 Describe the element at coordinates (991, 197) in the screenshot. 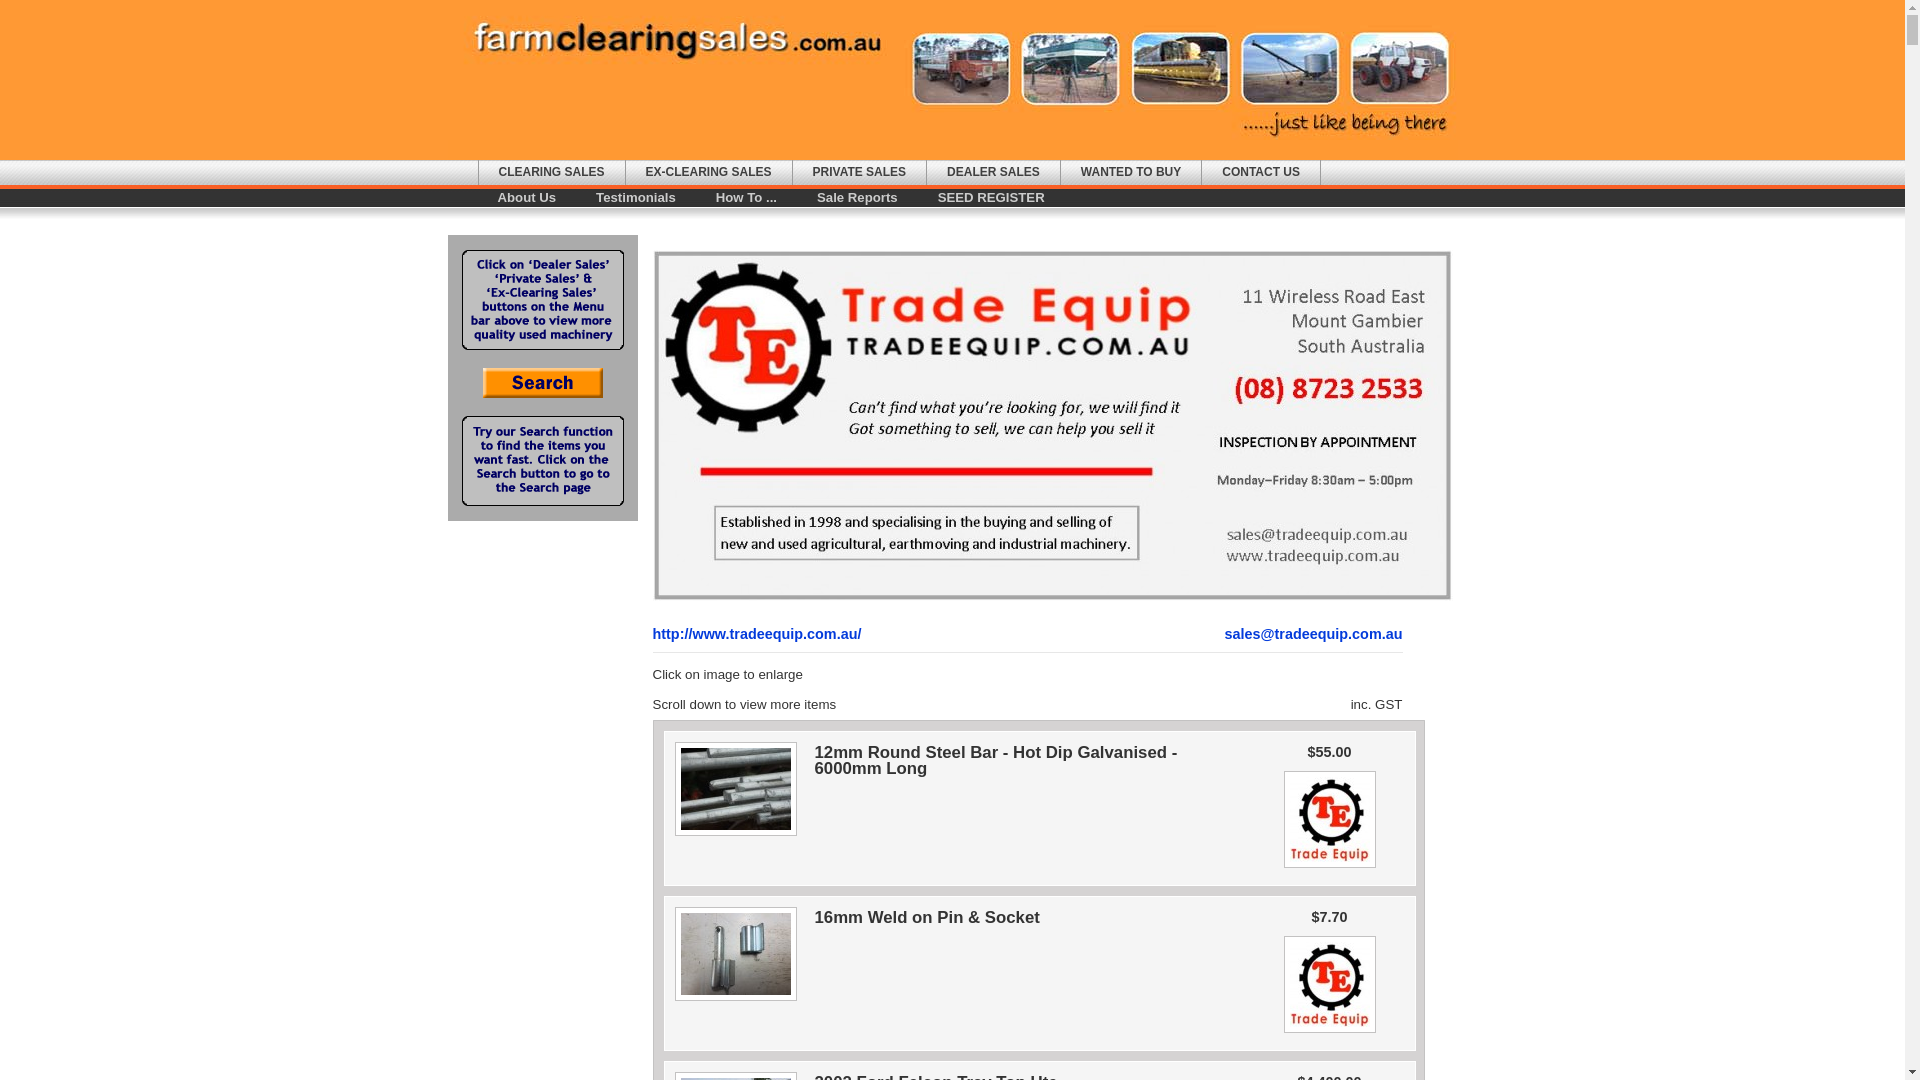

I see `'SEED REGISTER'` at that location.